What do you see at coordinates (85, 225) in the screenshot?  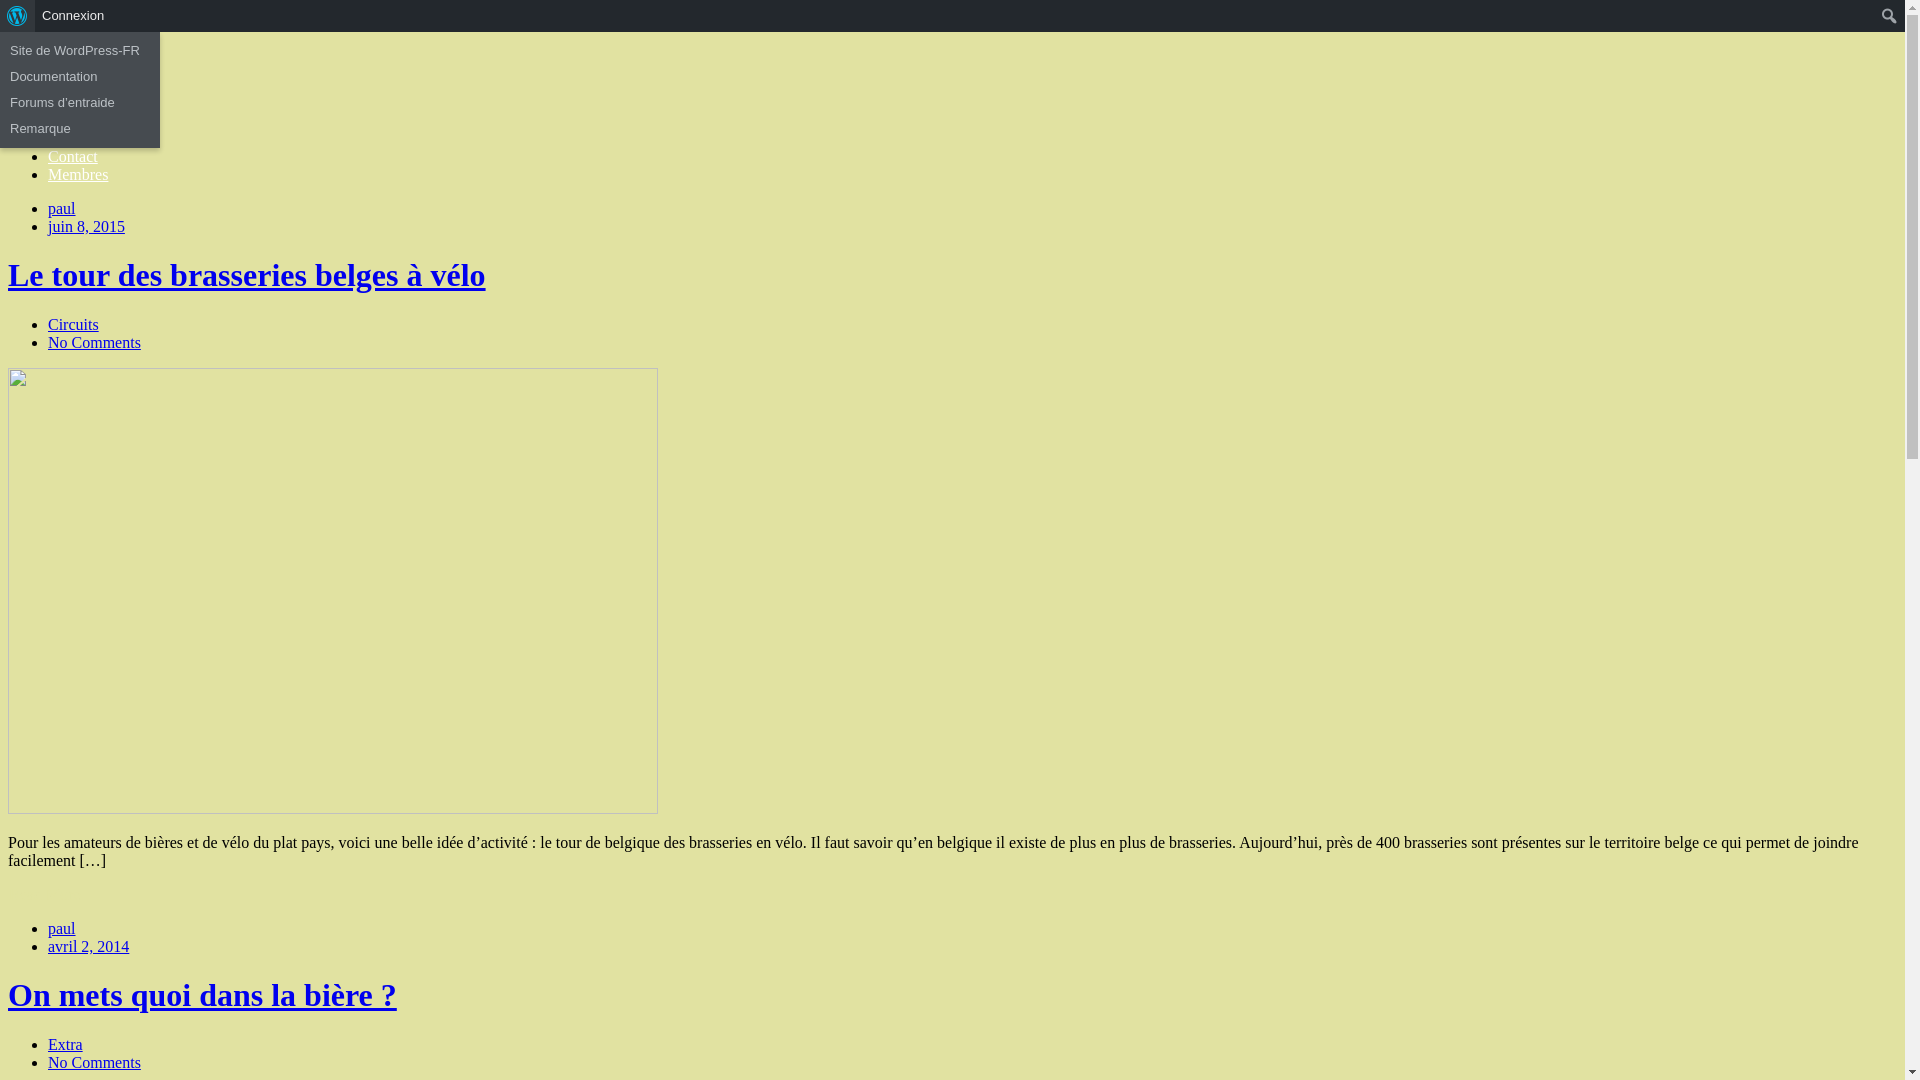 I see `'juin 8, 2015'` at bounding box center [85, 225].